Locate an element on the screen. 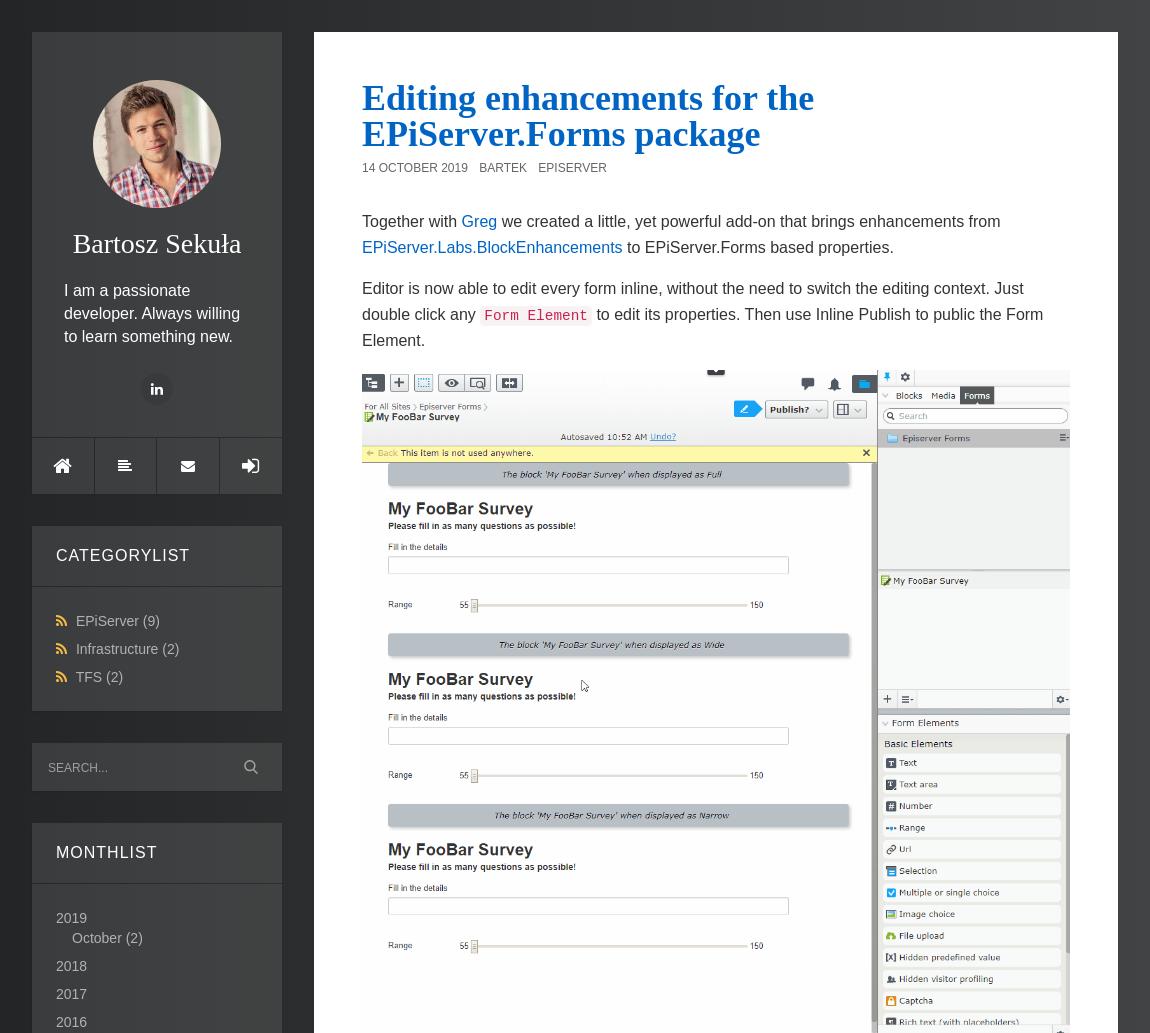 Image resolution: width=1150 pixels, height=1033 pixels. '2016' is located at coordinates (70, 1020).